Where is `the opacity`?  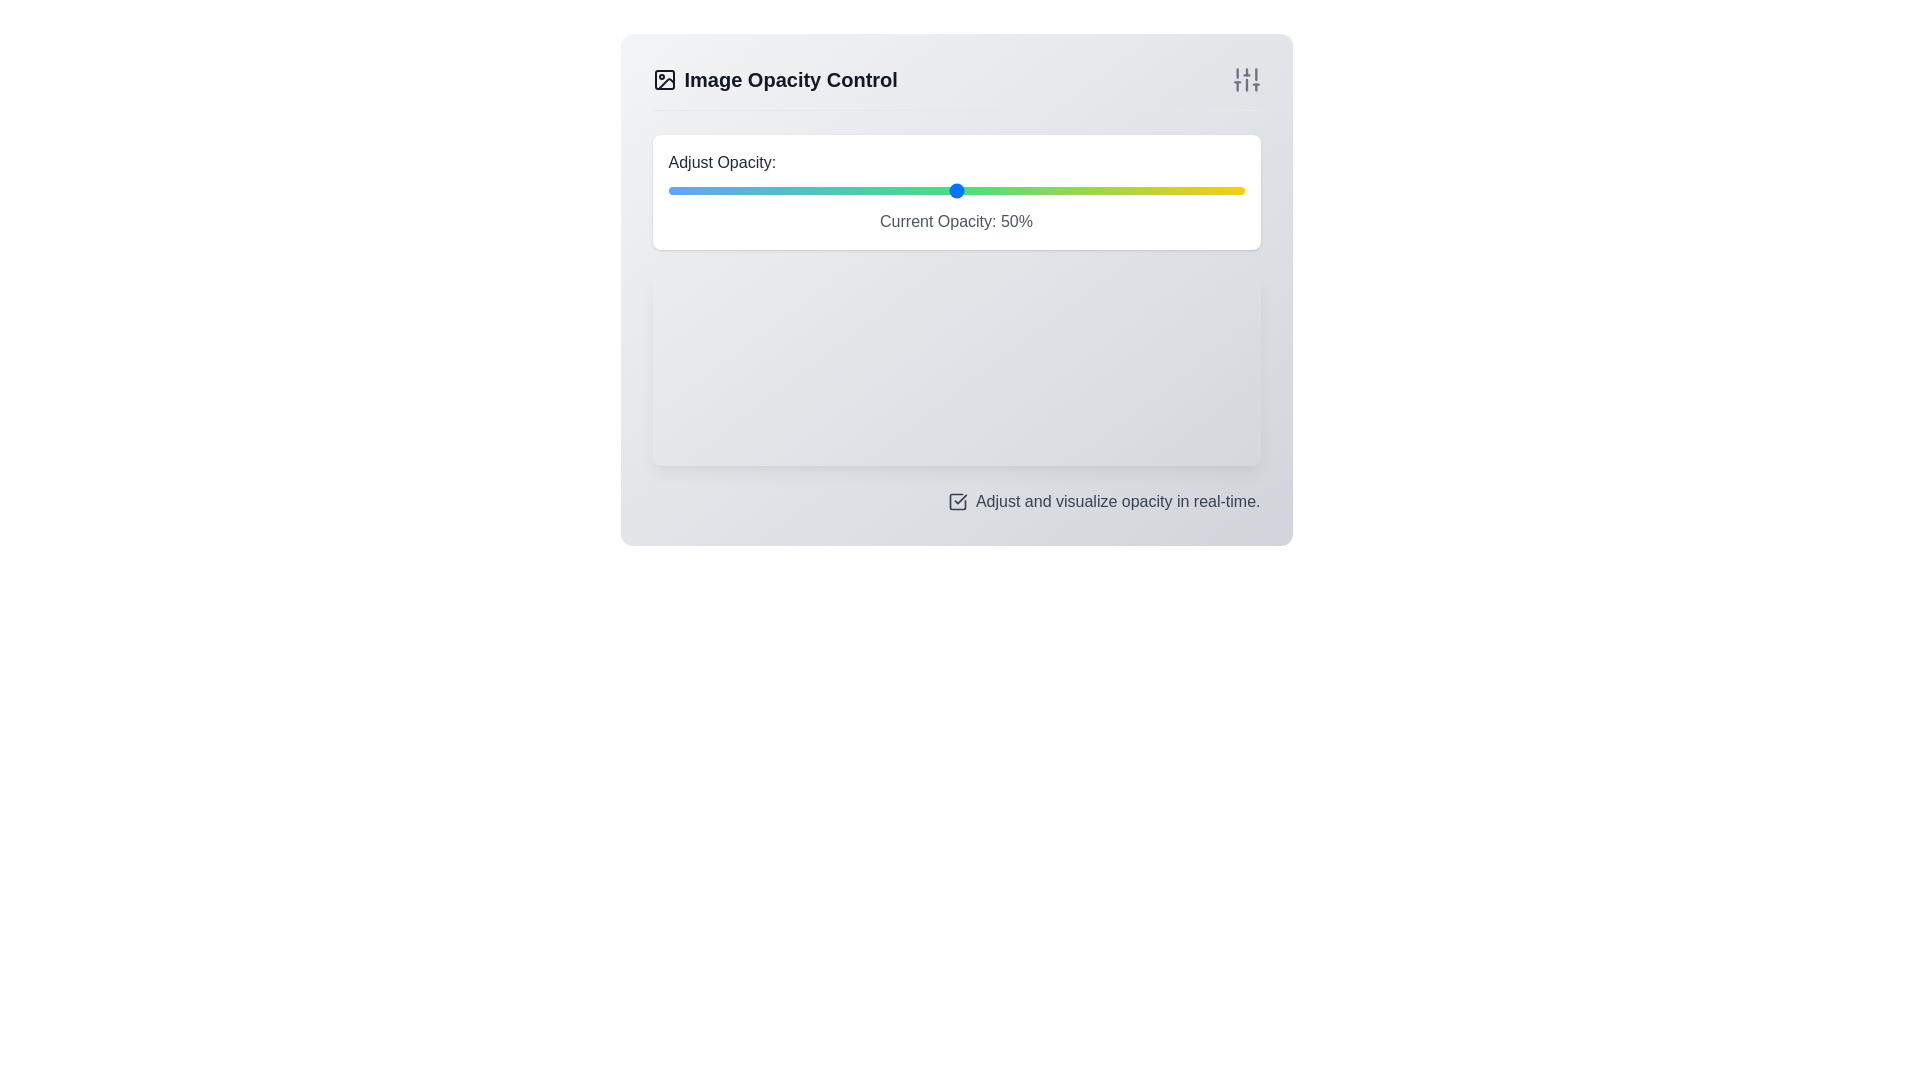 the opacity is located at coordinates (668, 191).